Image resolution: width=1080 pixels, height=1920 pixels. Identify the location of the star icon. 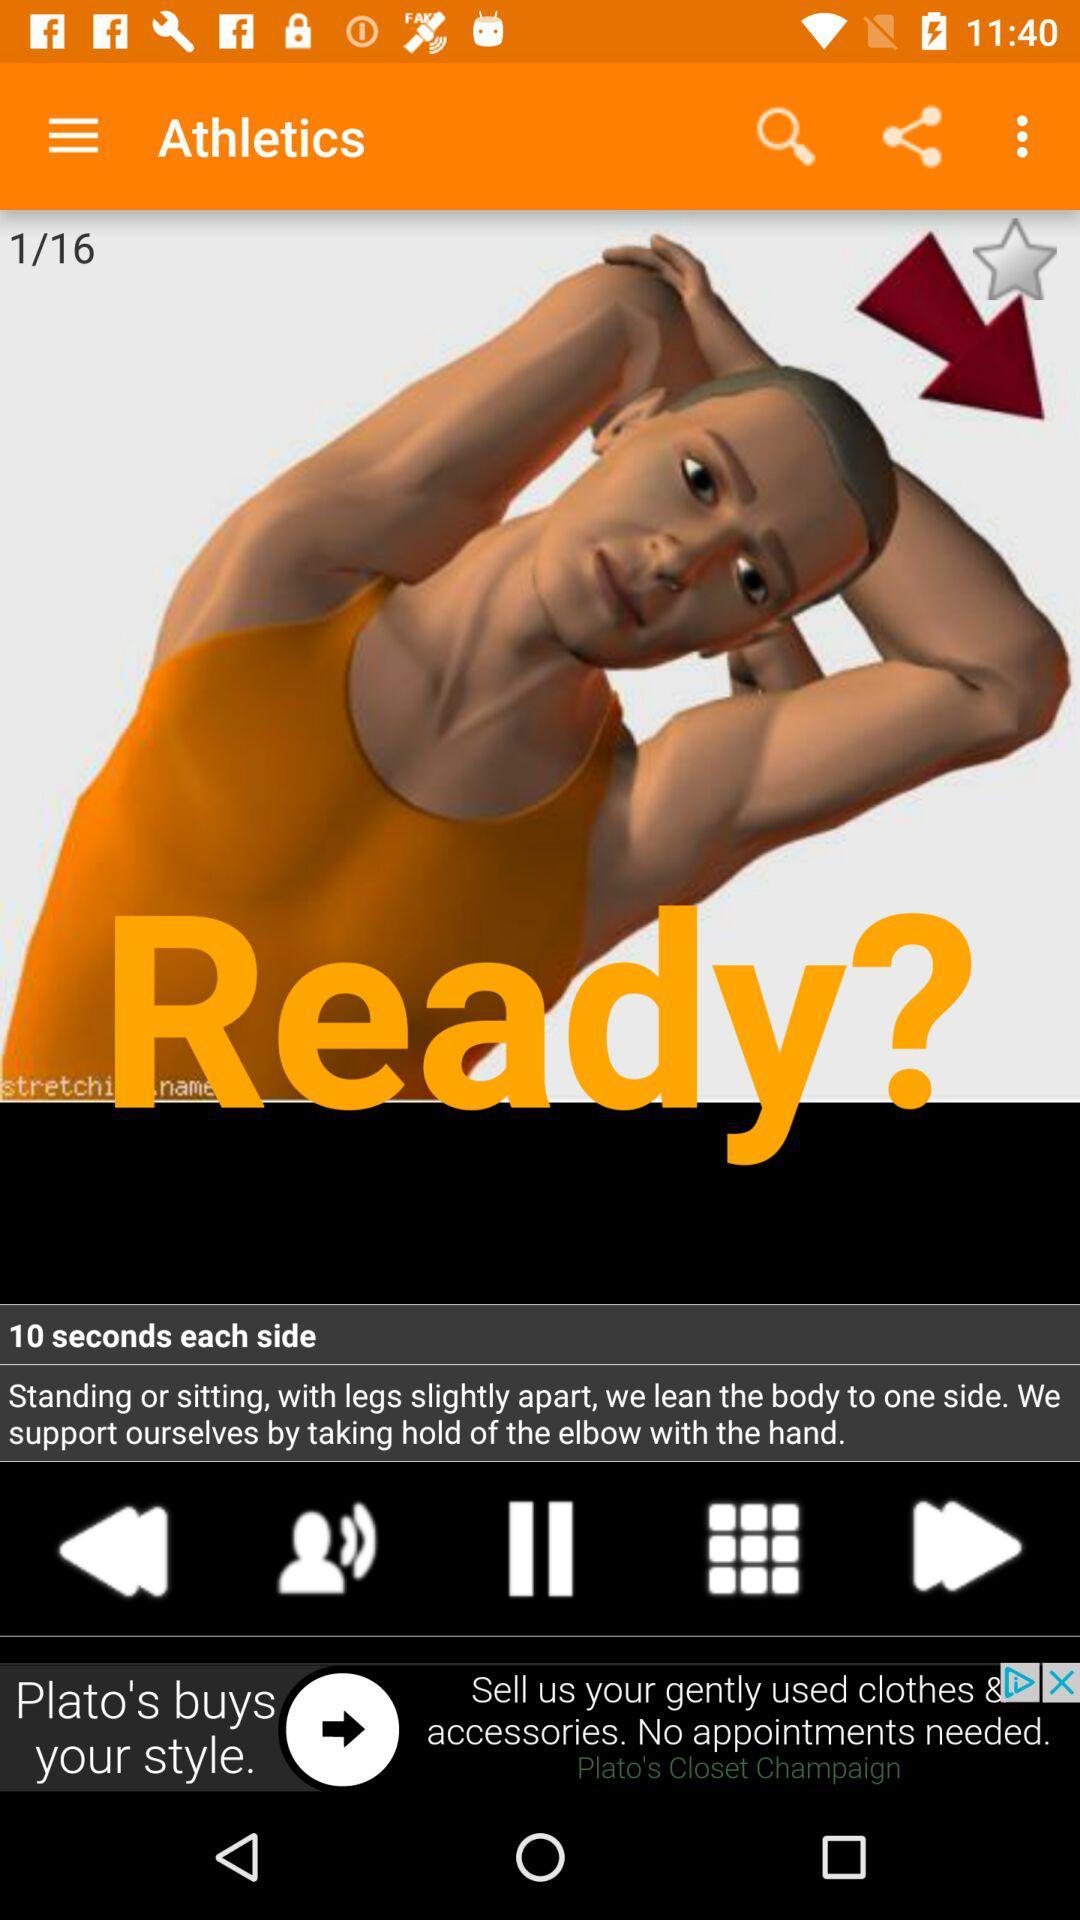
(1014, 258).